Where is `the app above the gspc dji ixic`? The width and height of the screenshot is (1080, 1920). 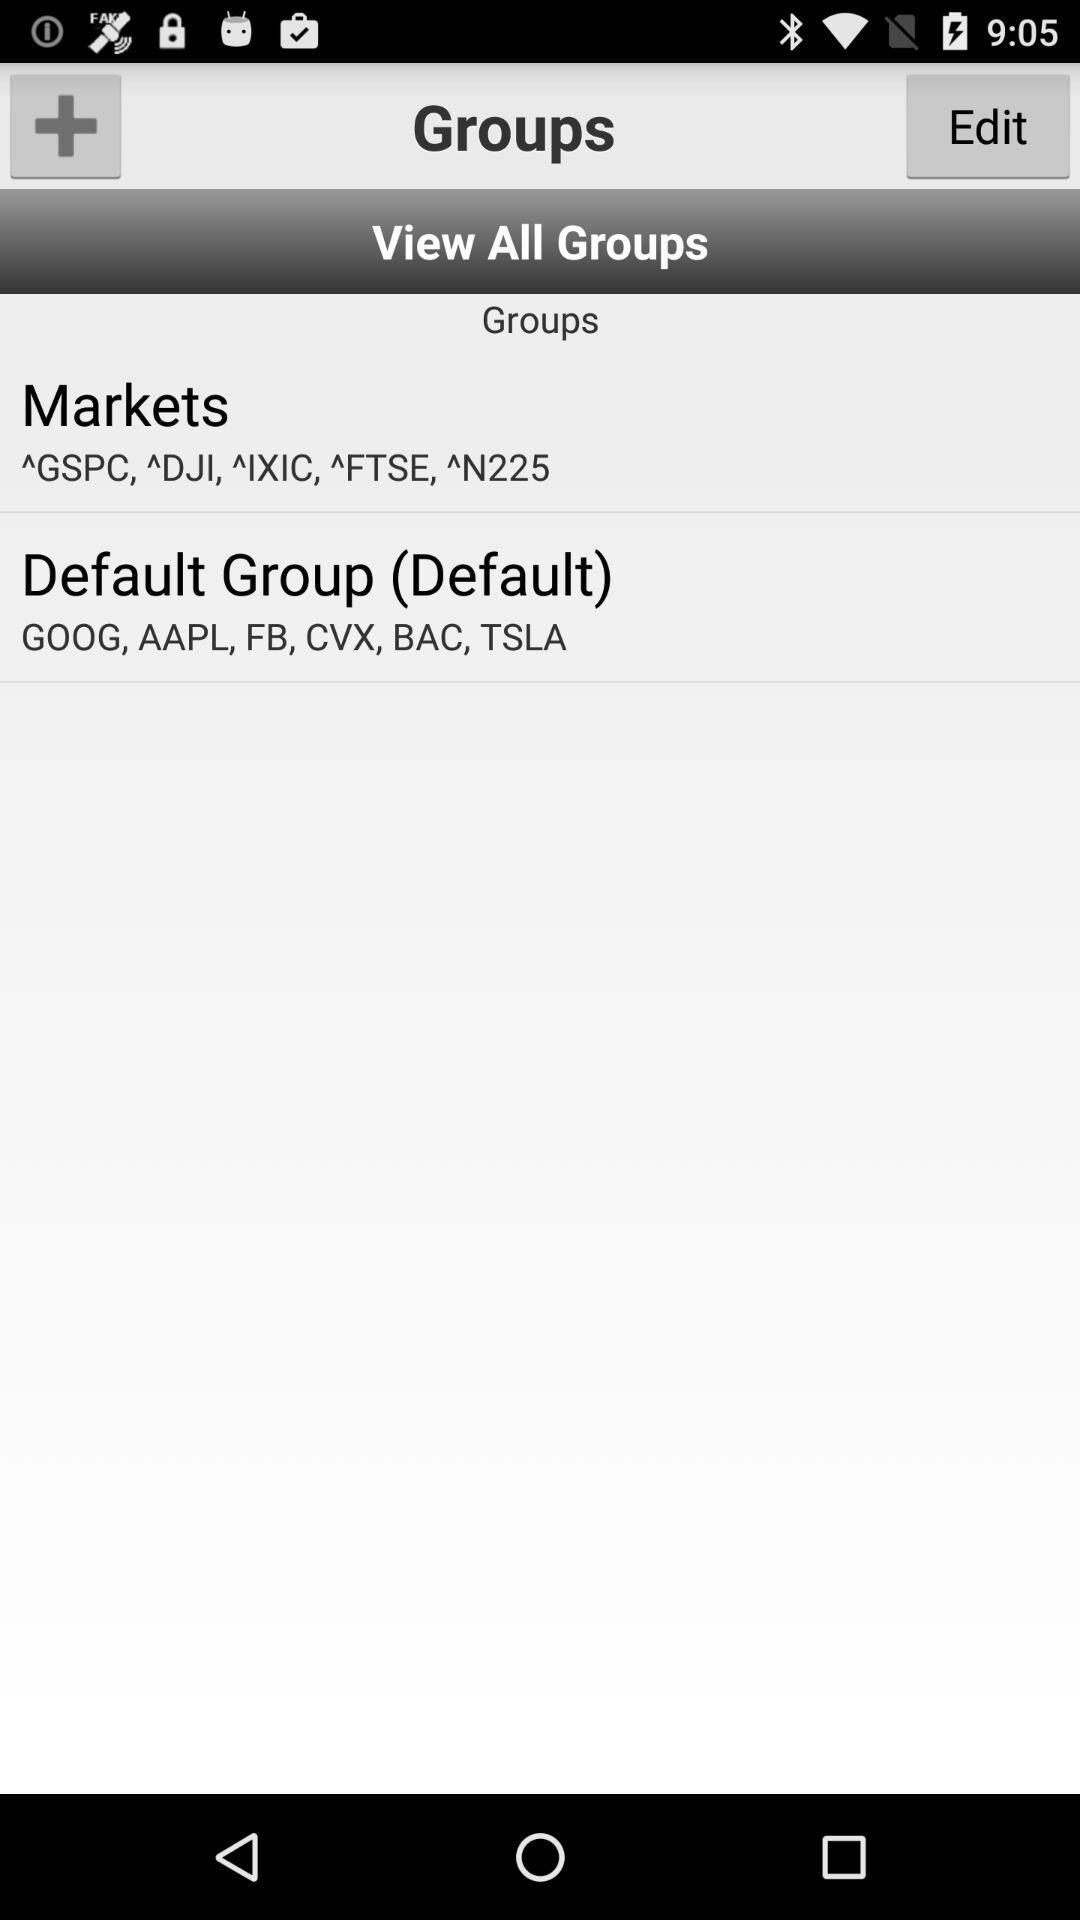 the app above the gspc dji ixic is located at coordinates (540, 402).